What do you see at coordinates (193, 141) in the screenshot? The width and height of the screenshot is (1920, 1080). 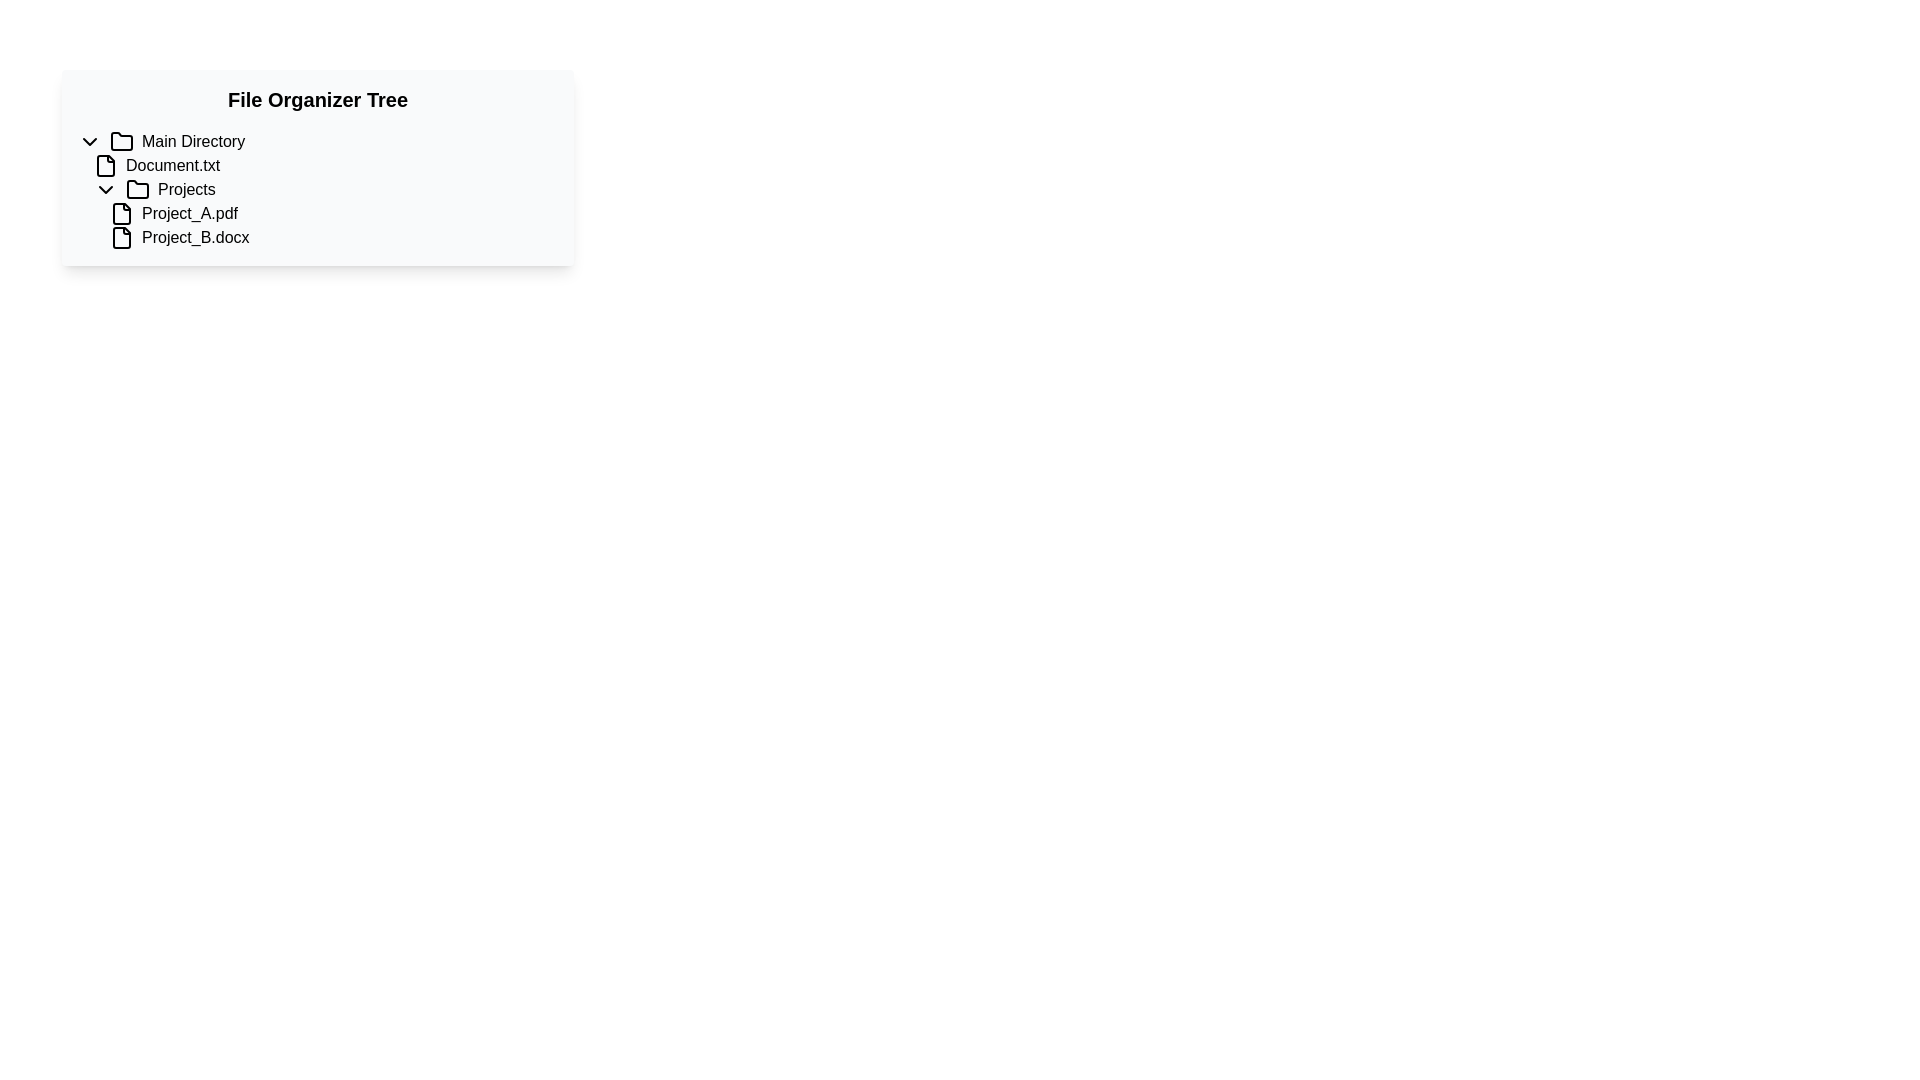 I see `text label displaying 'Main Directory' which is the last item in a horizontal navigation structure, positioned next to a folder icon` at bounding box center [193, 141].